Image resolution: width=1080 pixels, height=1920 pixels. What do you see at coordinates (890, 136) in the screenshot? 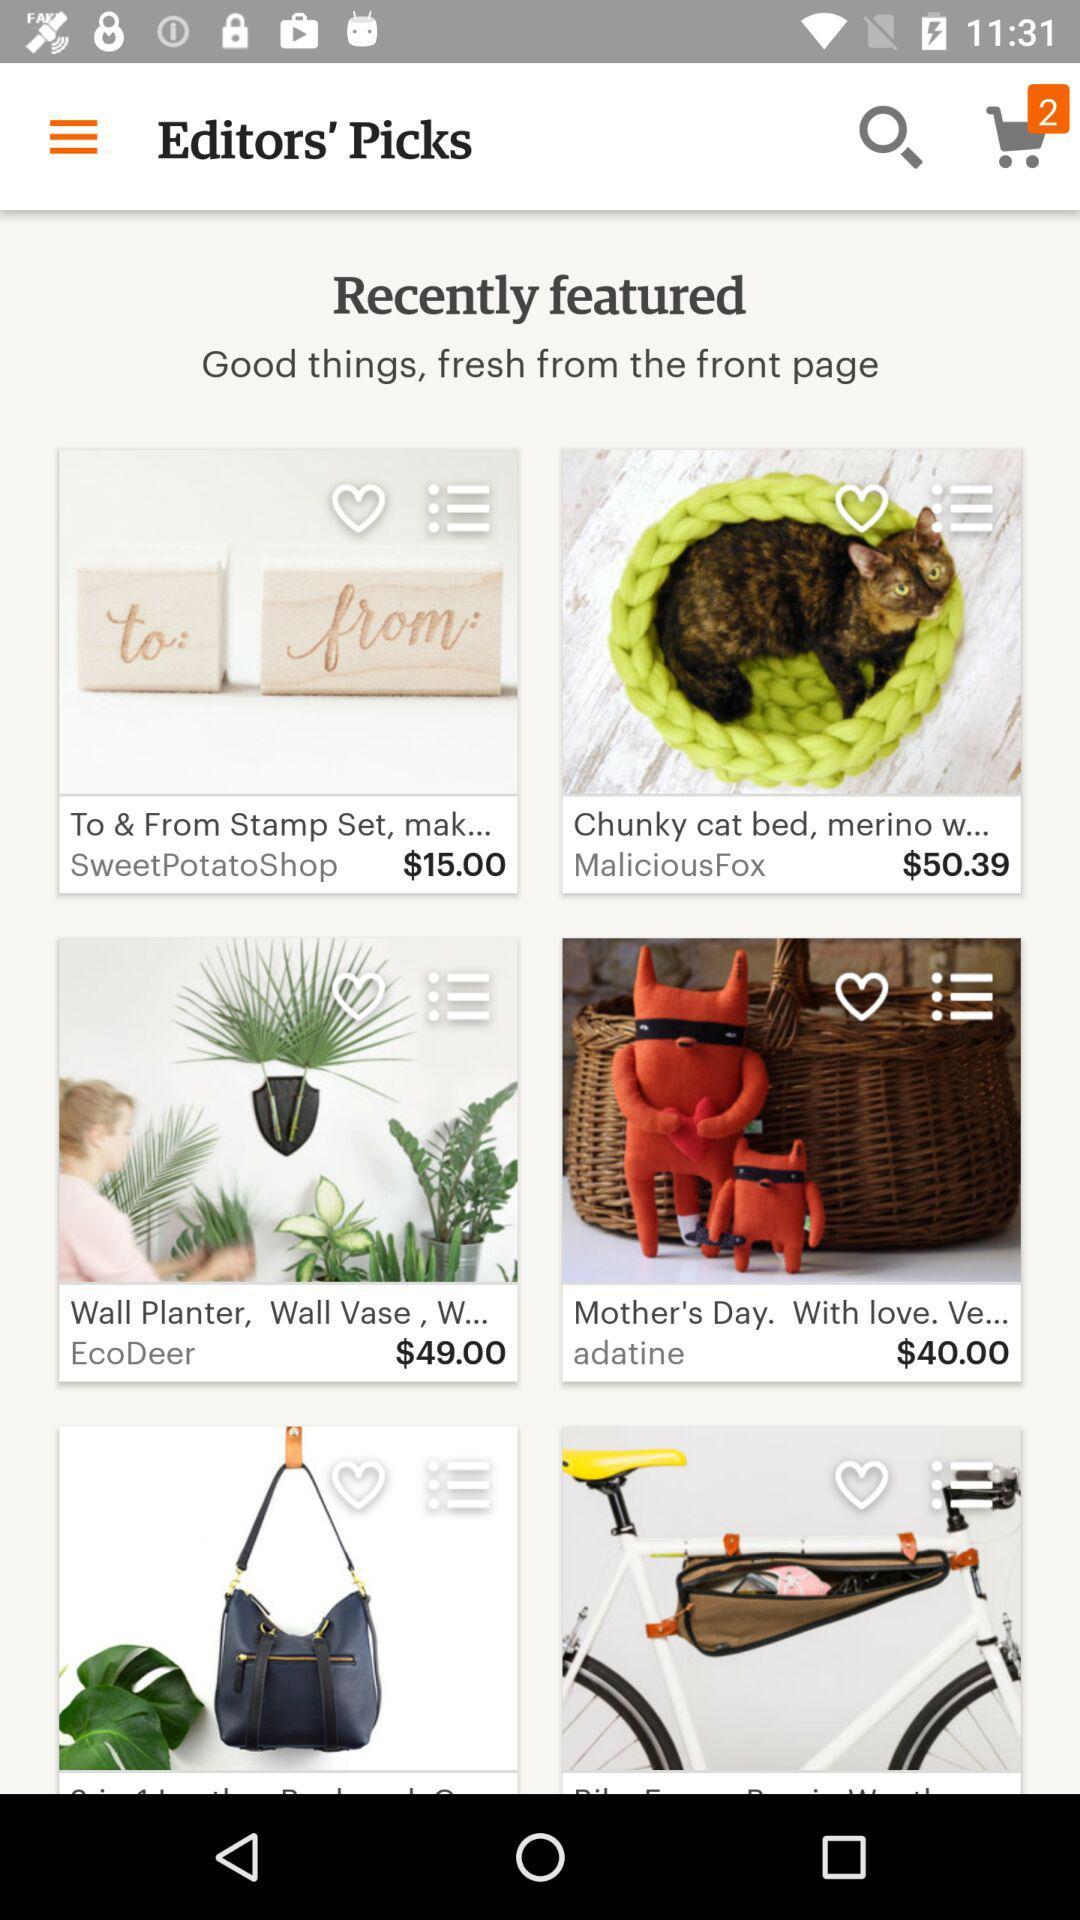
I see `the search icon` at bounding box center [890, 136].